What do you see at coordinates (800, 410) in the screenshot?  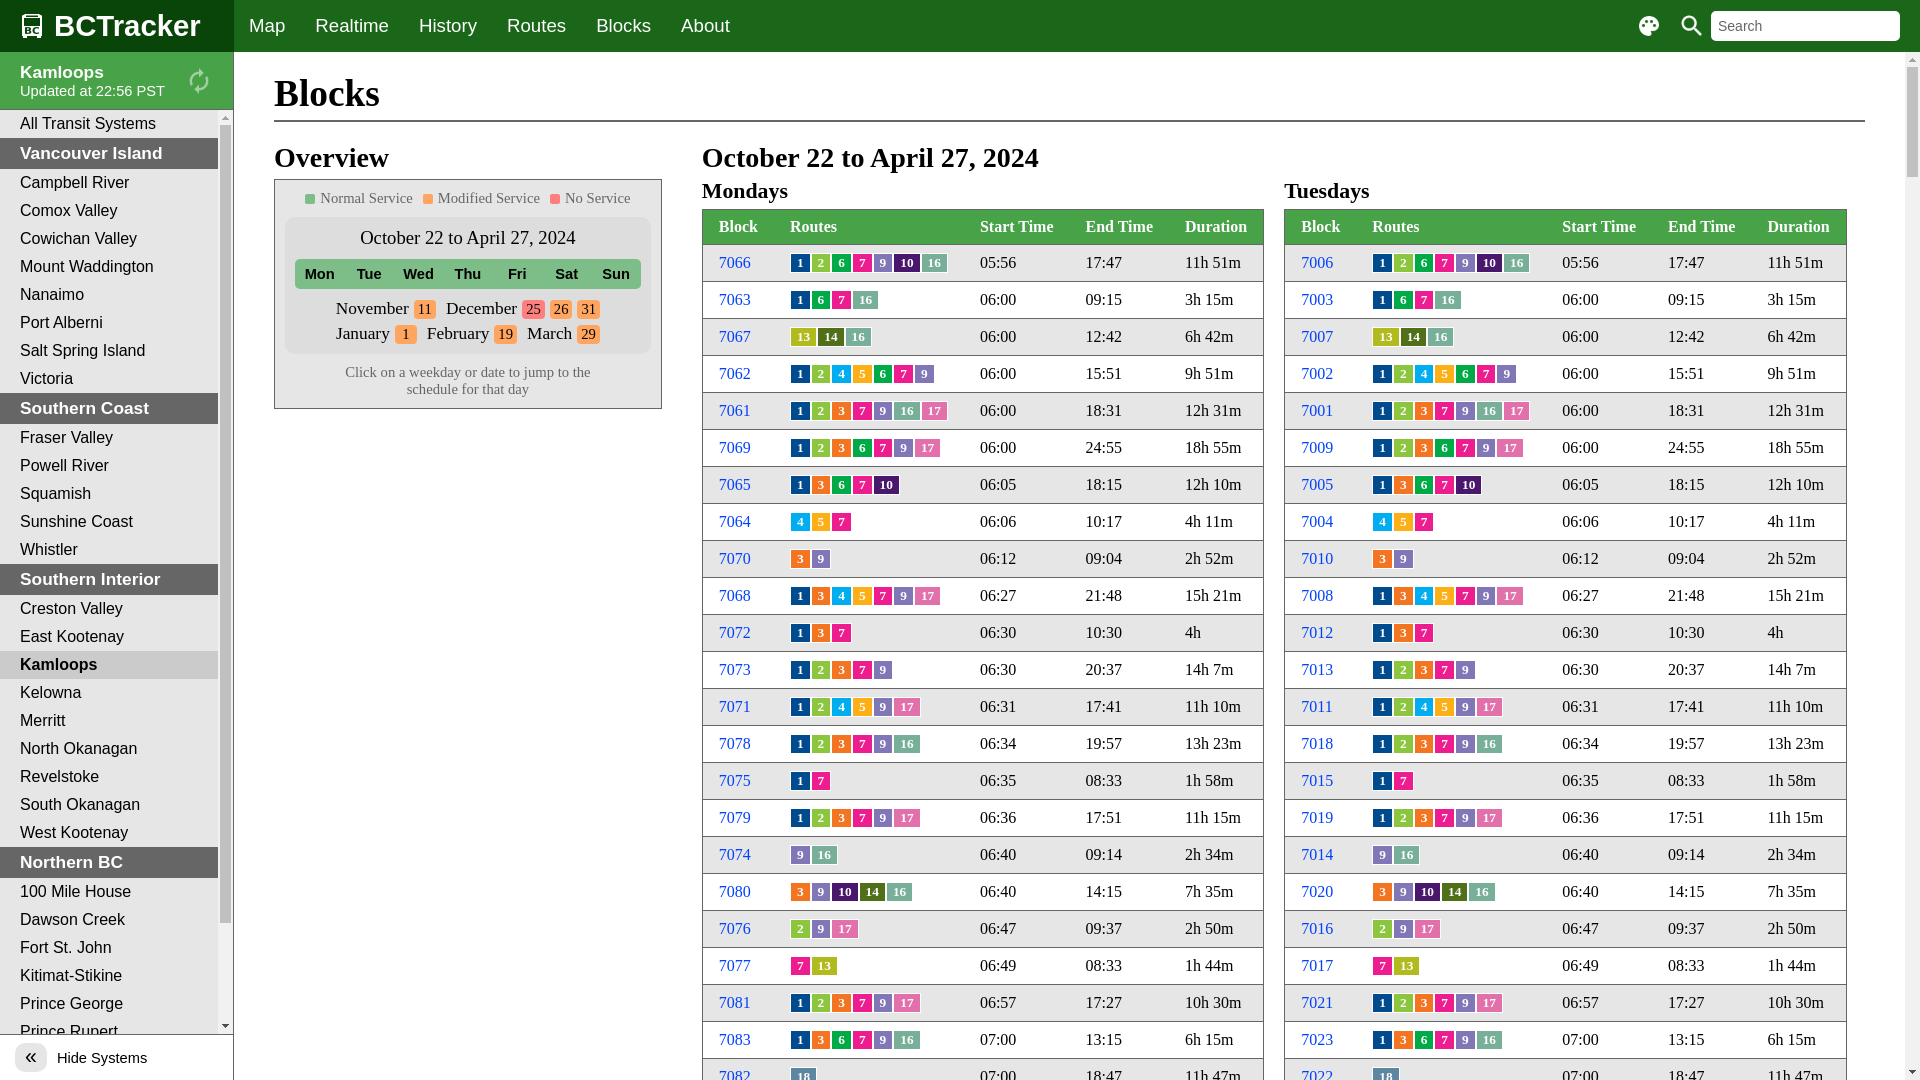 I see `'1'` at bounding box center [800, 410].